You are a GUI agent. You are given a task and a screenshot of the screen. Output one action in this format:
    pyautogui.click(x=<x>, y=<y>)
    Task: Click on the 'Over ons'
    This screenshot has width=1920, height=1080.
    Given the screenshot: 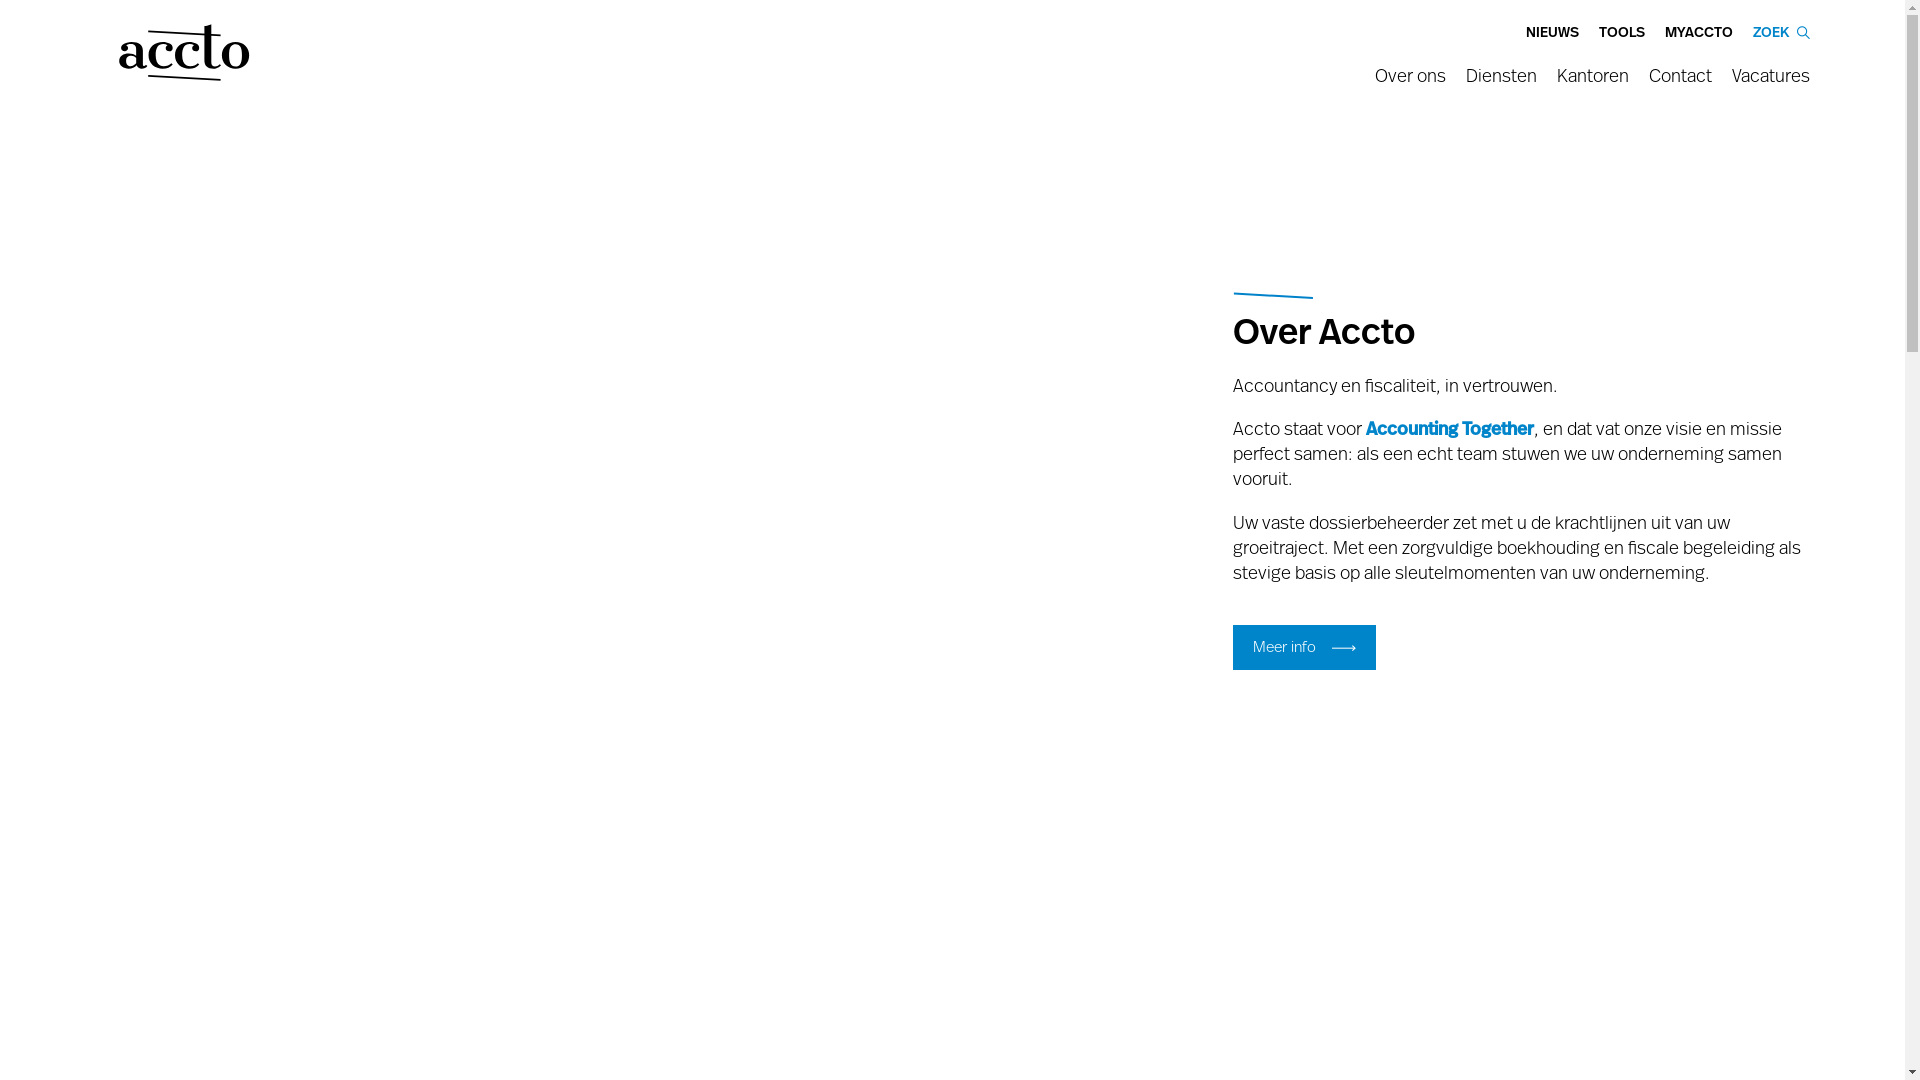 What is the action you would take?
    pyautogui.click(x=1373, y=81)
    